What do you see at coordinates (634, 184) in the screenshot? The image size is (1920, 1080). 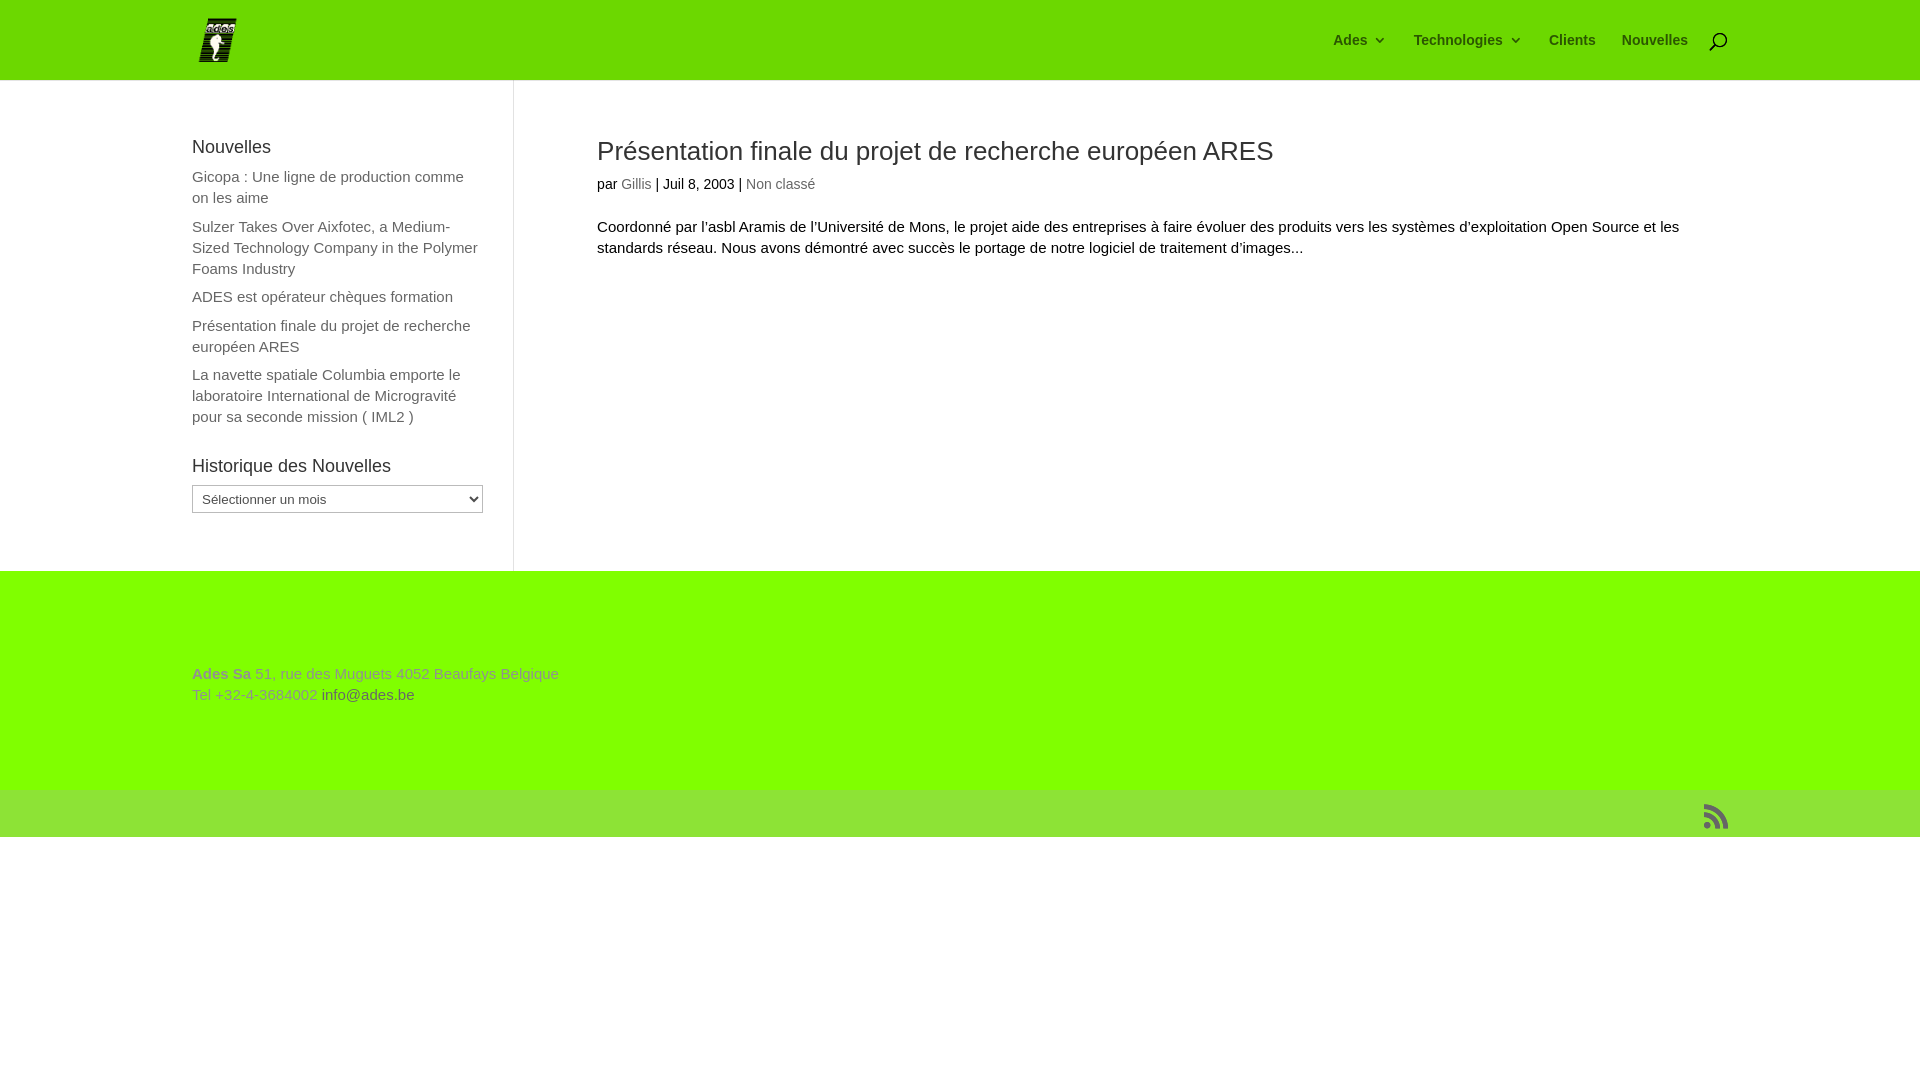 I see `'Gillis'` at bounding box center [634, 184].